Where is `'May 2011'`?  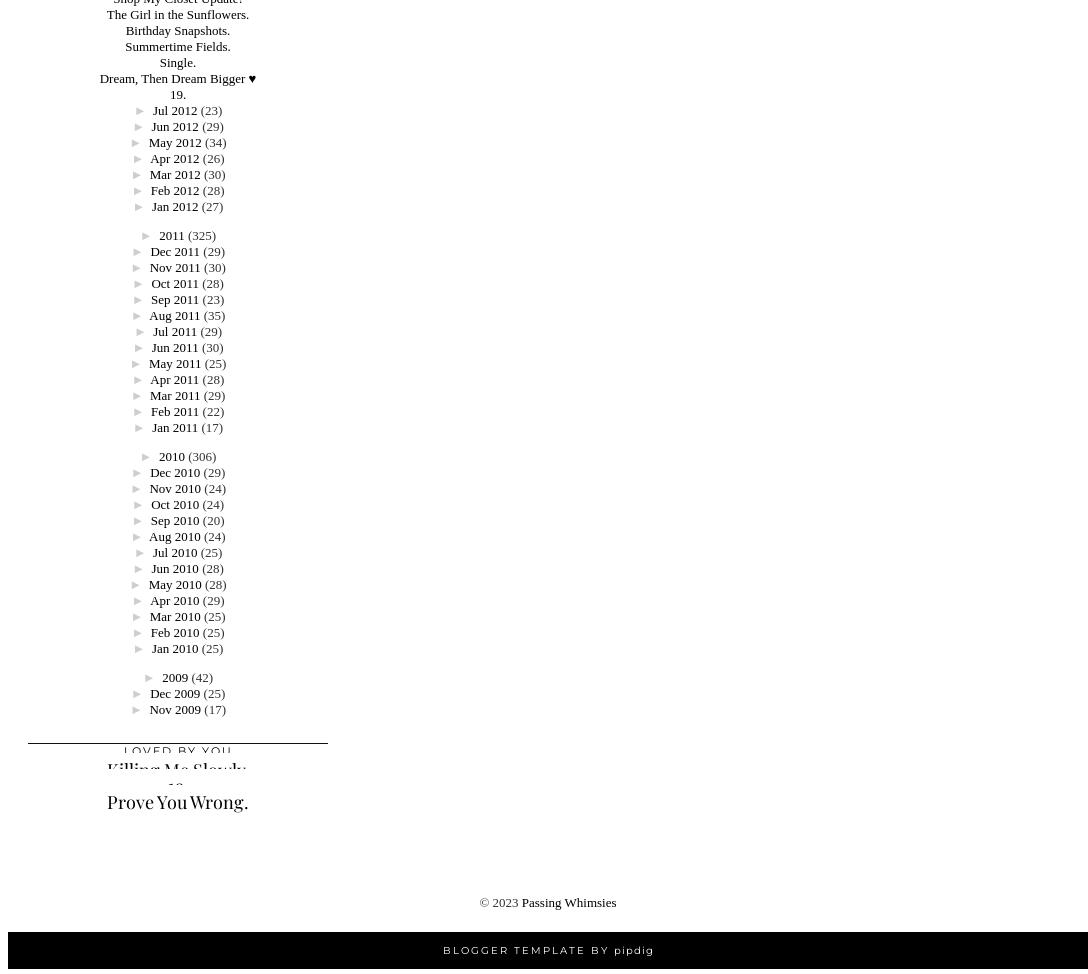
'May 2011' is located at coordinates (173, 363).